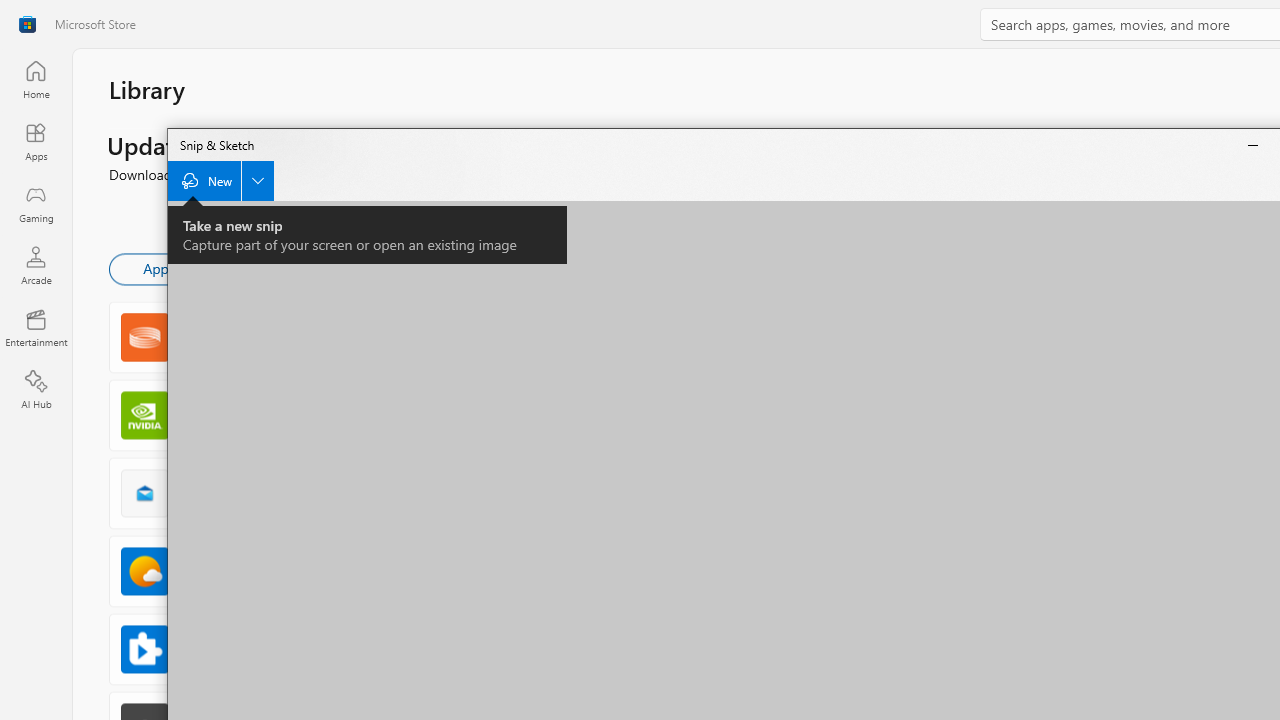  I want to click on 'Entertainment', so click(35, 326).